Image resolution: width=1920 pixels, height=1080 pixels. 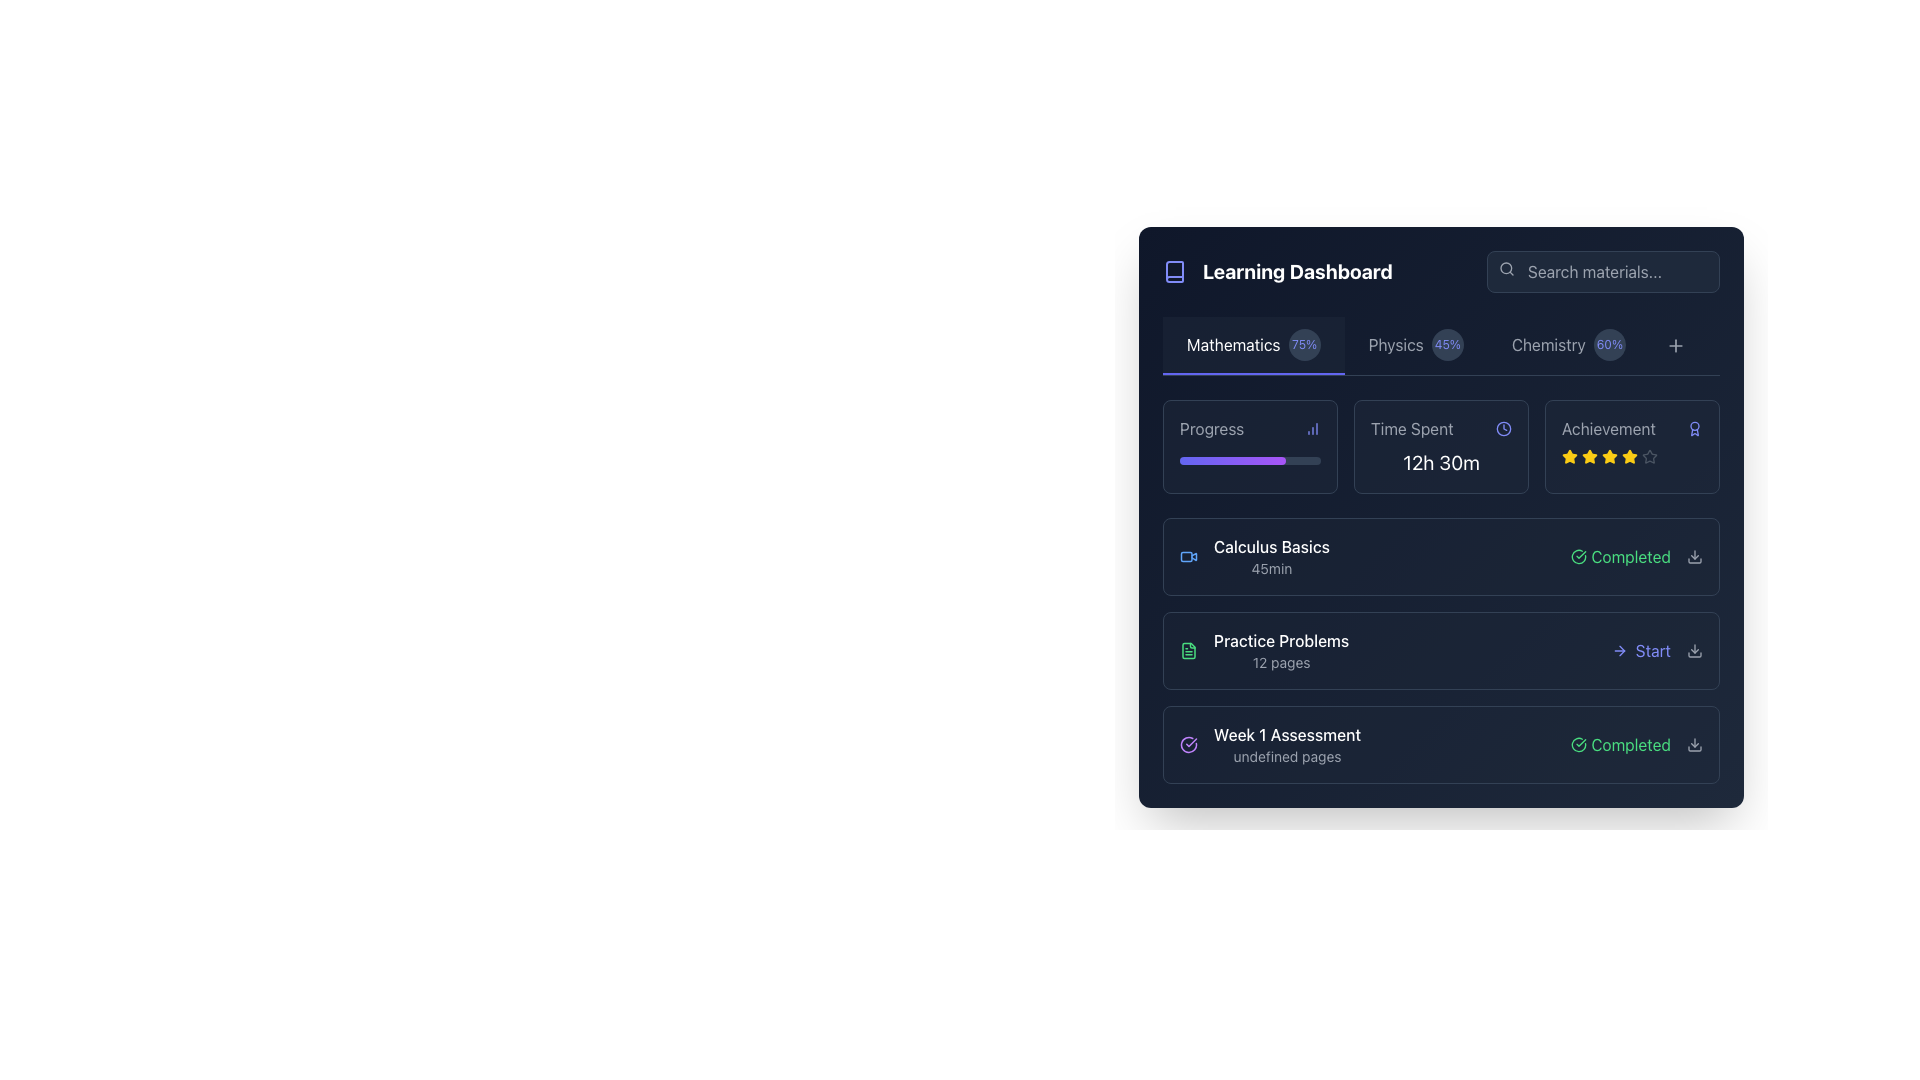 What do you see at coordinates (1621, 556) in the screenshot?
I see `the content of the Status indicator with text and icon that indicates the completion status for the task titled 'Calculus Basics' in the Learning Dashboard interface` at bounding box center [1621, 556].